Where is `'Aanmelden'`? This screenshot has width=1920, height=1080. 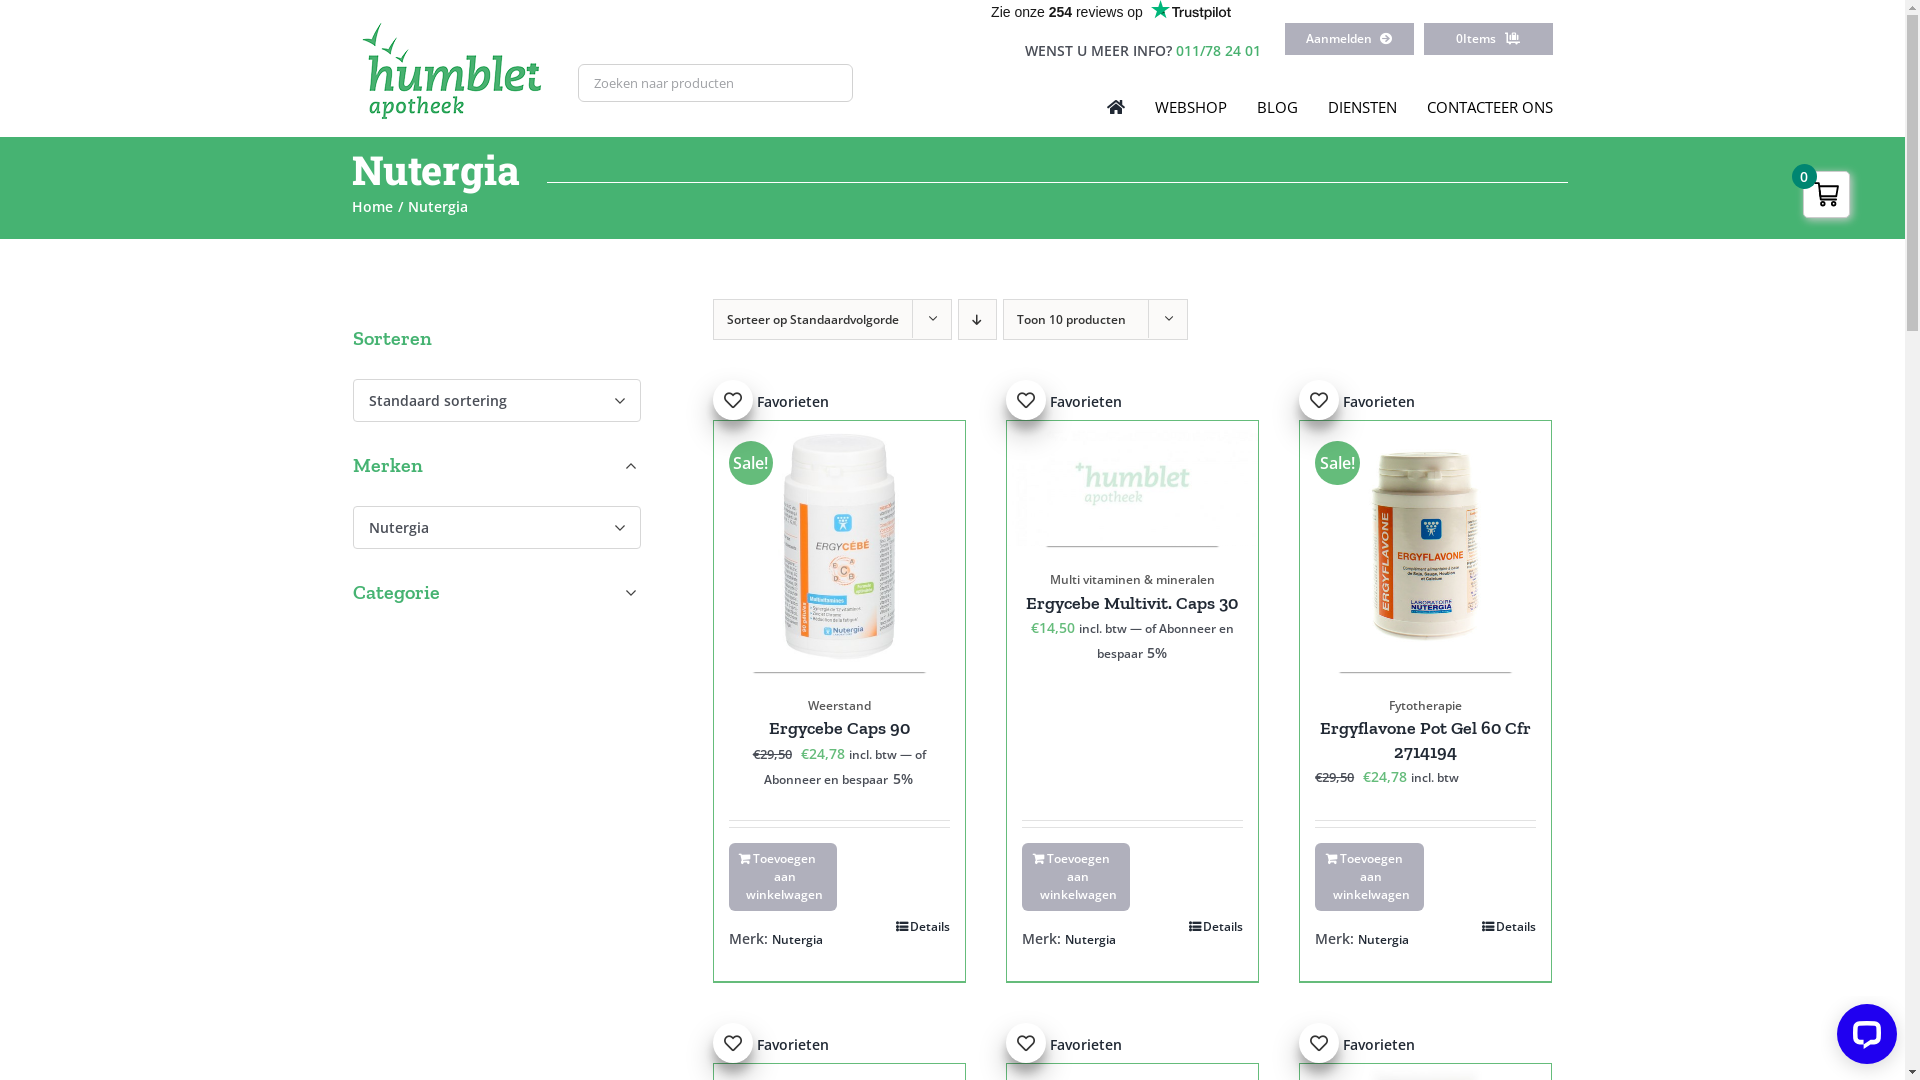 'Aanmelden' is located at coordinates (1349, 38).